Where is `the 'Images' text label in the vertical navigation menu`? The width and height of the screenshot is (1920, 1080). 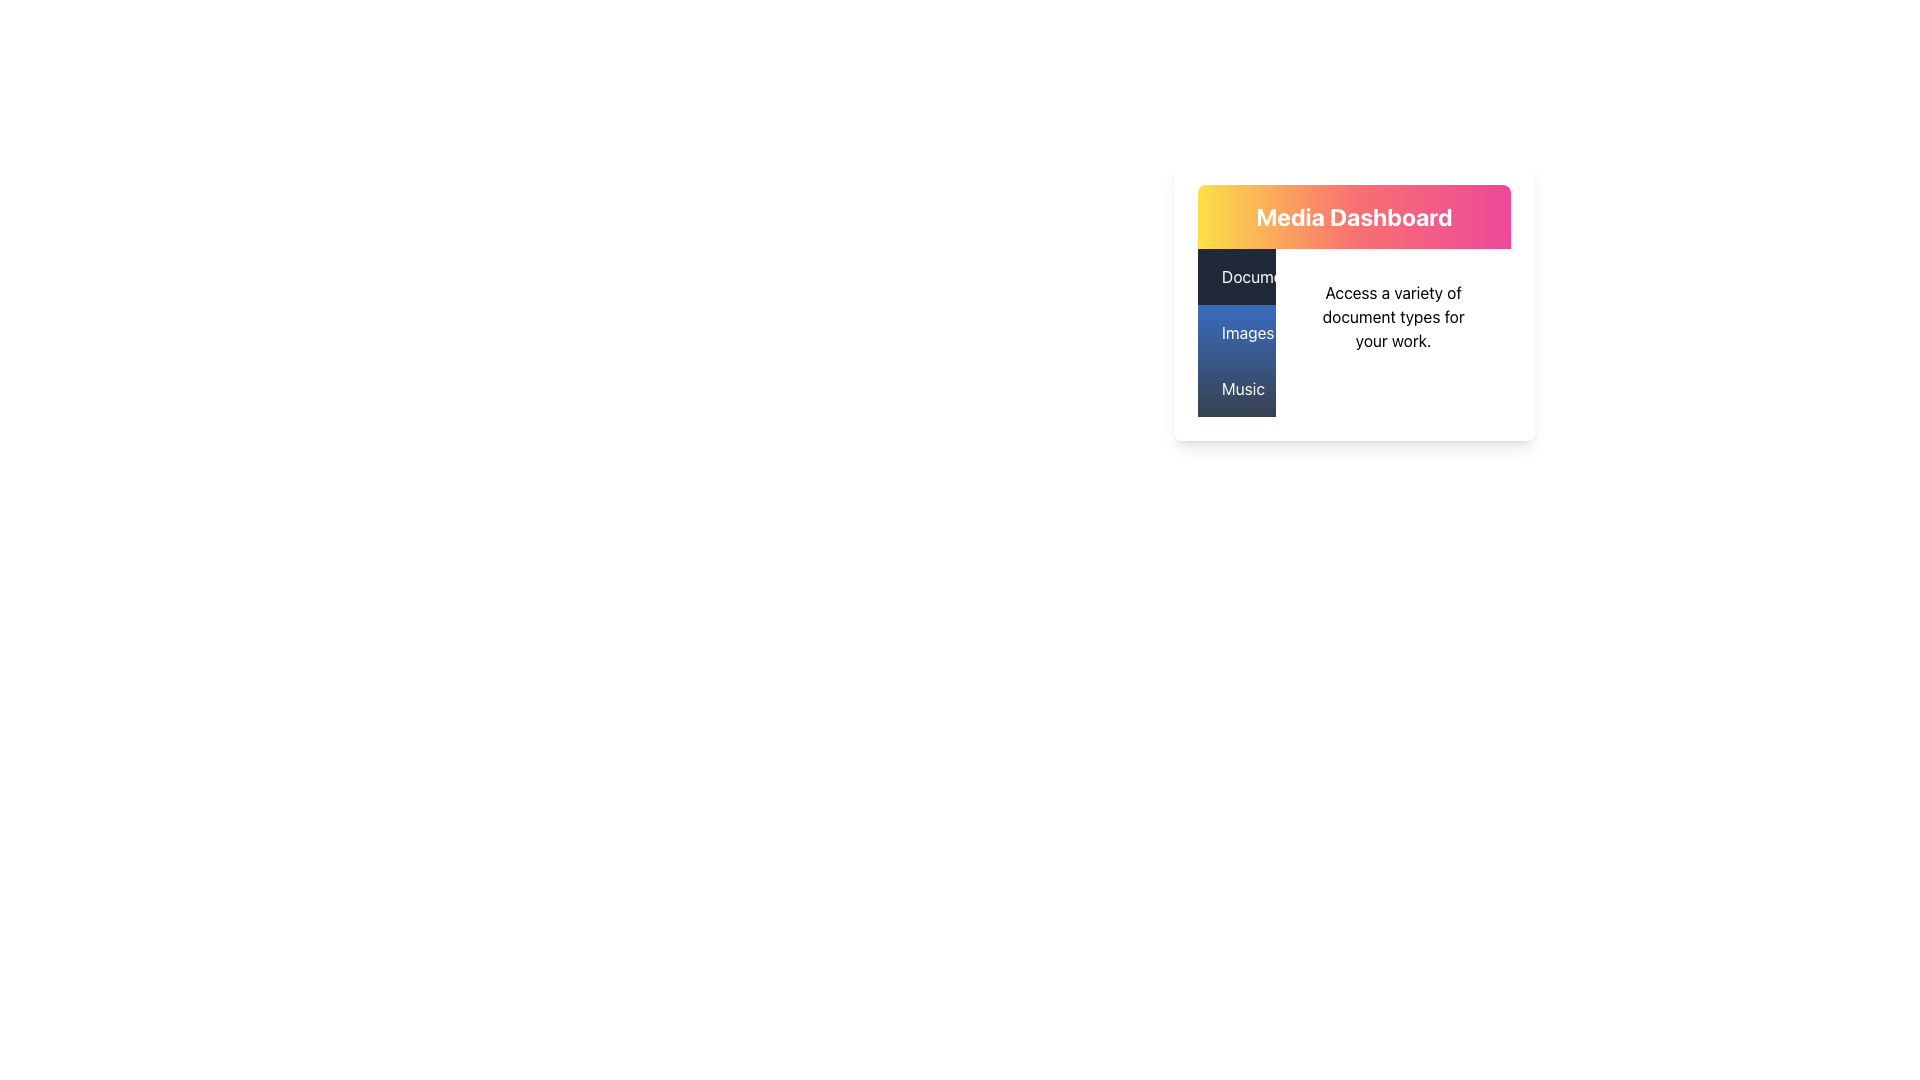
the 'Images' text label in the vertical navigation menu is located at coordinates (1236, 331).